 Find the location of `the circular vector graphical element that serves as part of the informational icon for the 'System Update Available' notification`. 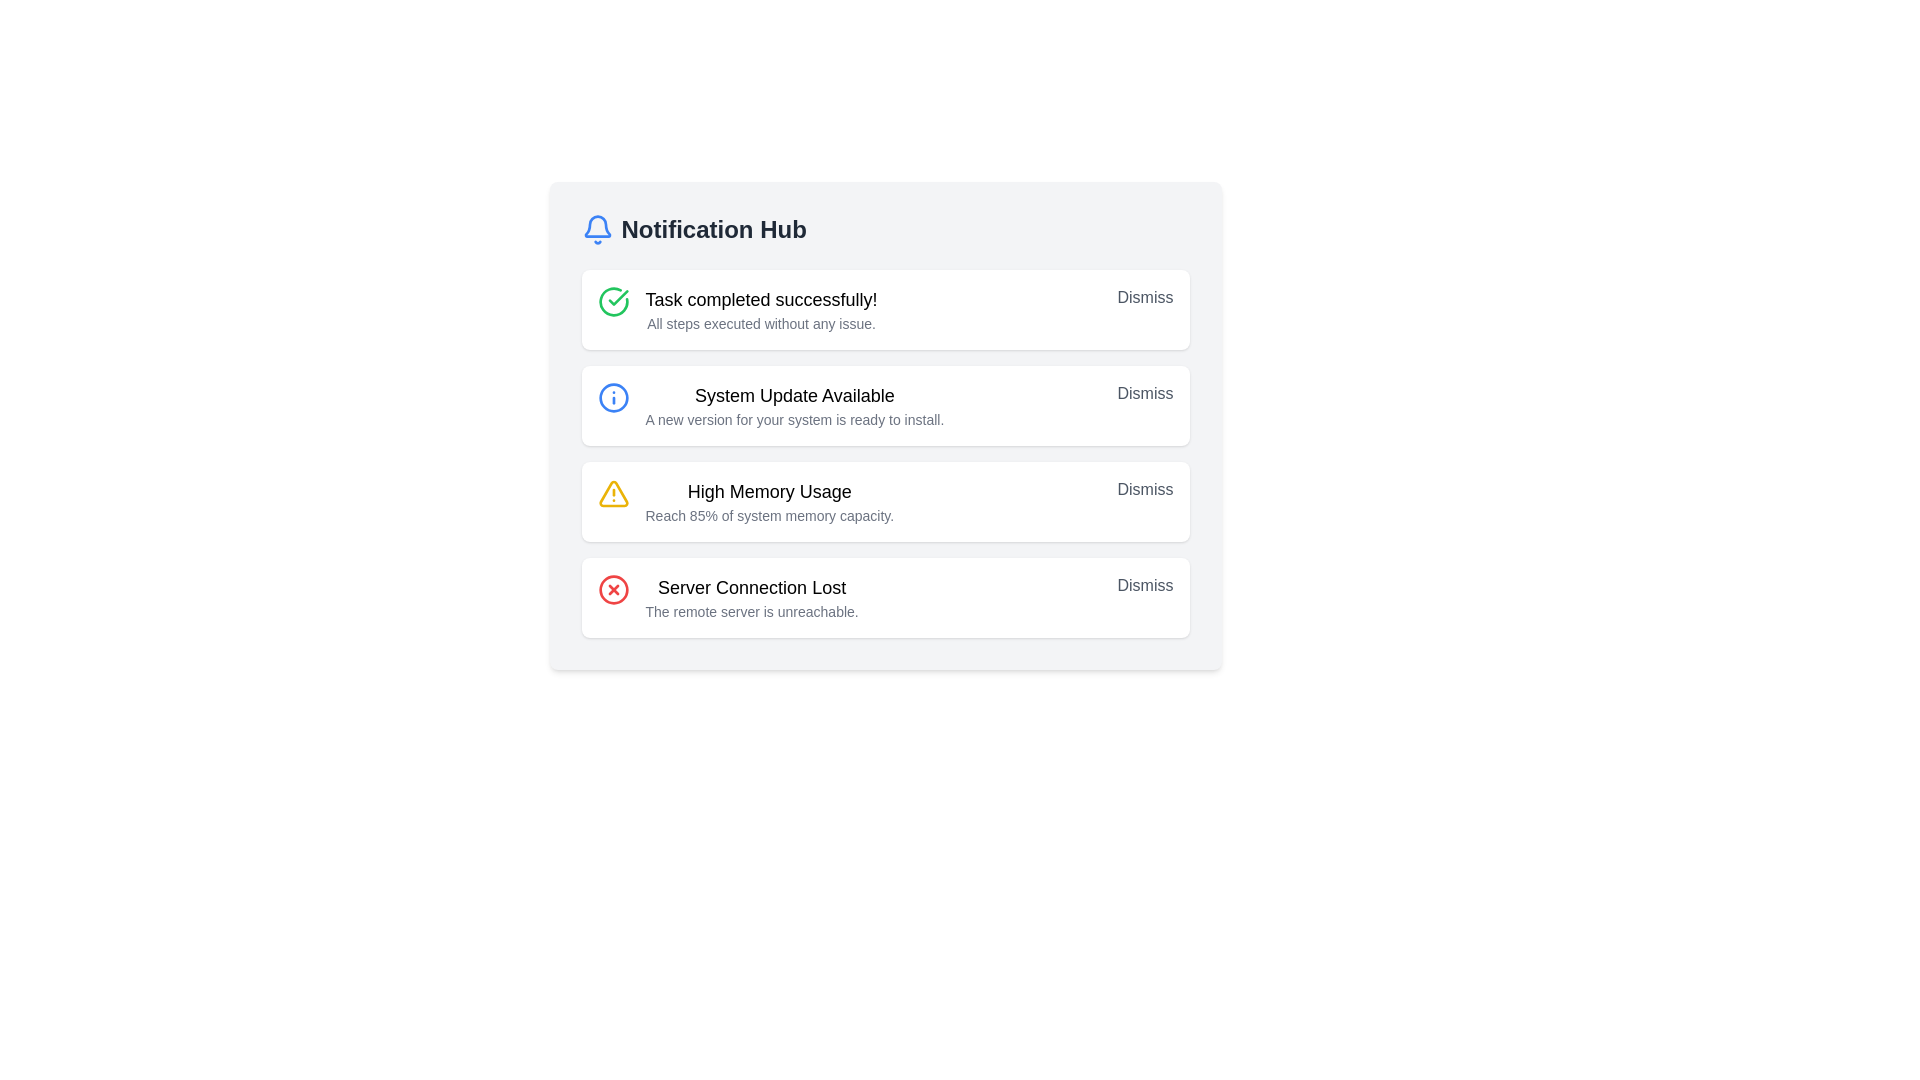

the circular vector graphical element that serves as part of the informational icon for the 'System Update Available' notification is located at coordinates (612, 397).